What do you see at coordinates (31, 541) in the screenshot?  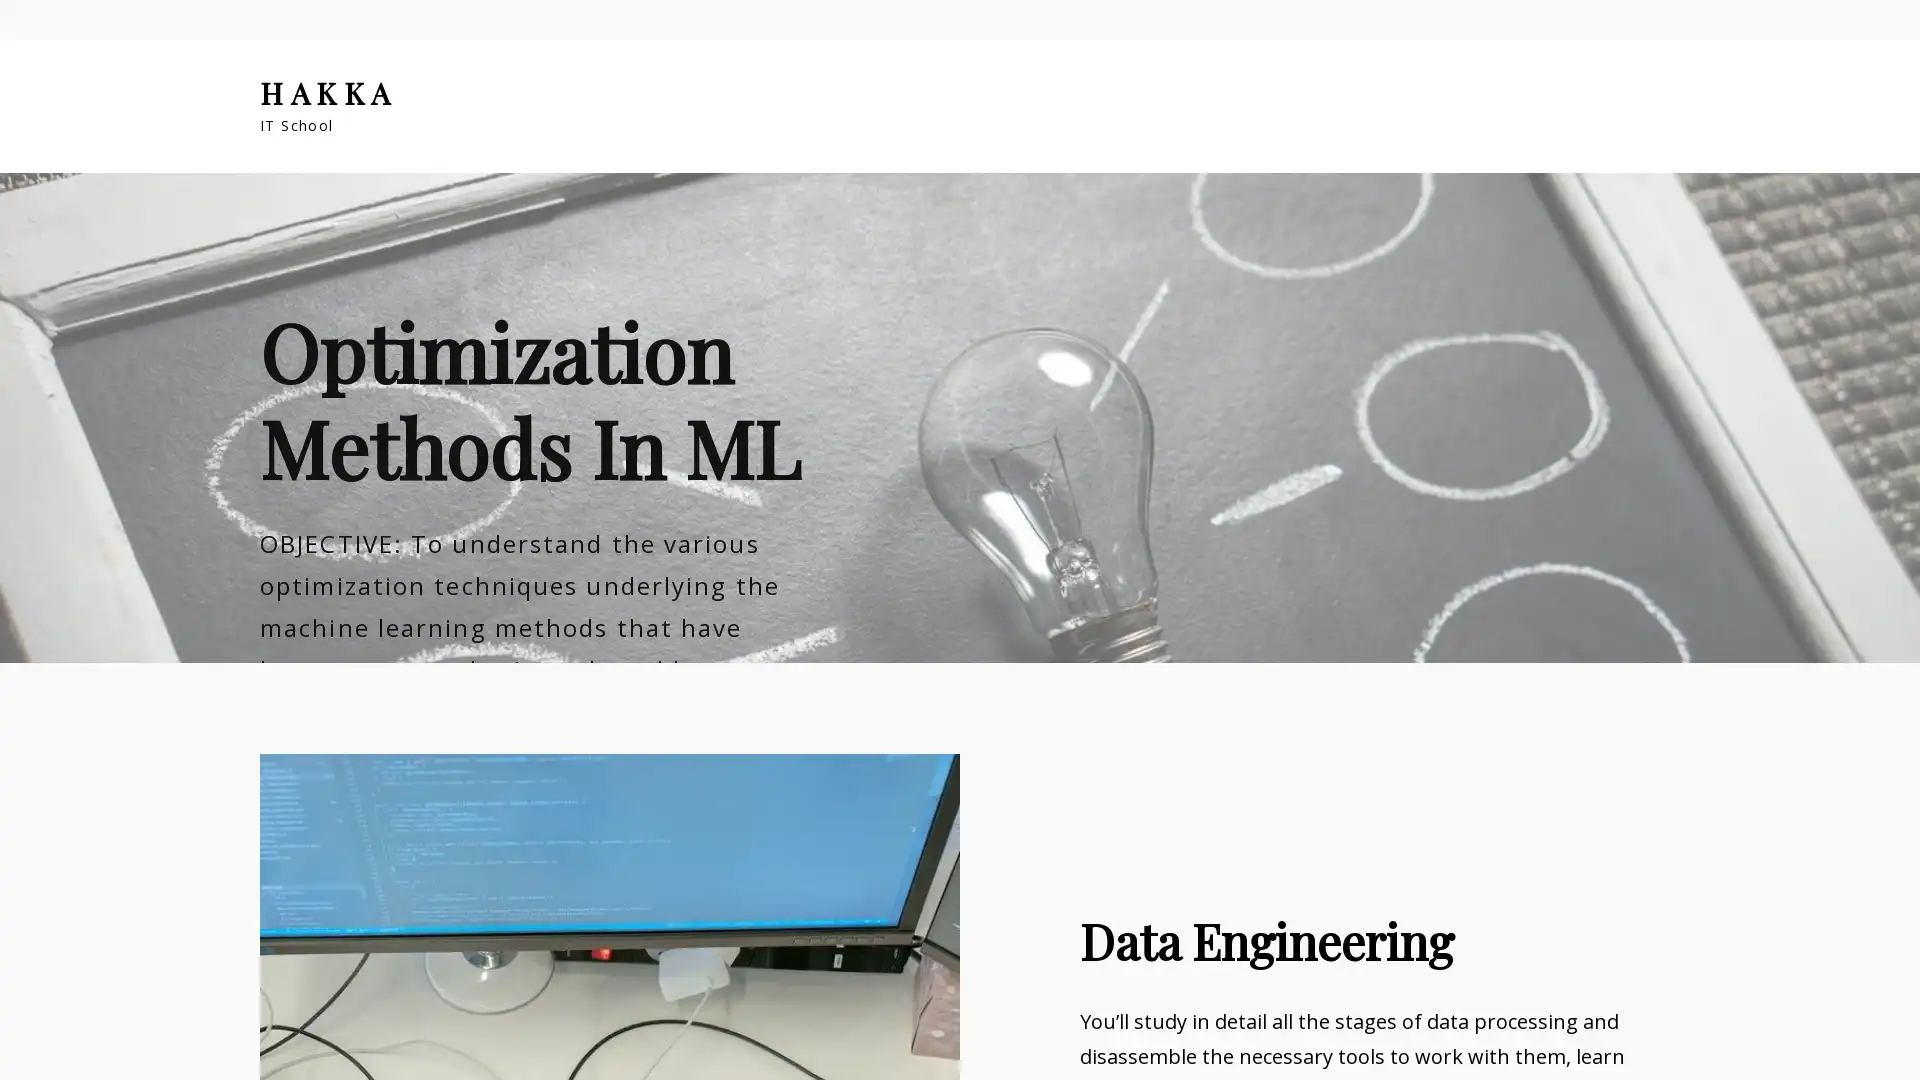 I see `Previous` at bounding box center [31, 541].